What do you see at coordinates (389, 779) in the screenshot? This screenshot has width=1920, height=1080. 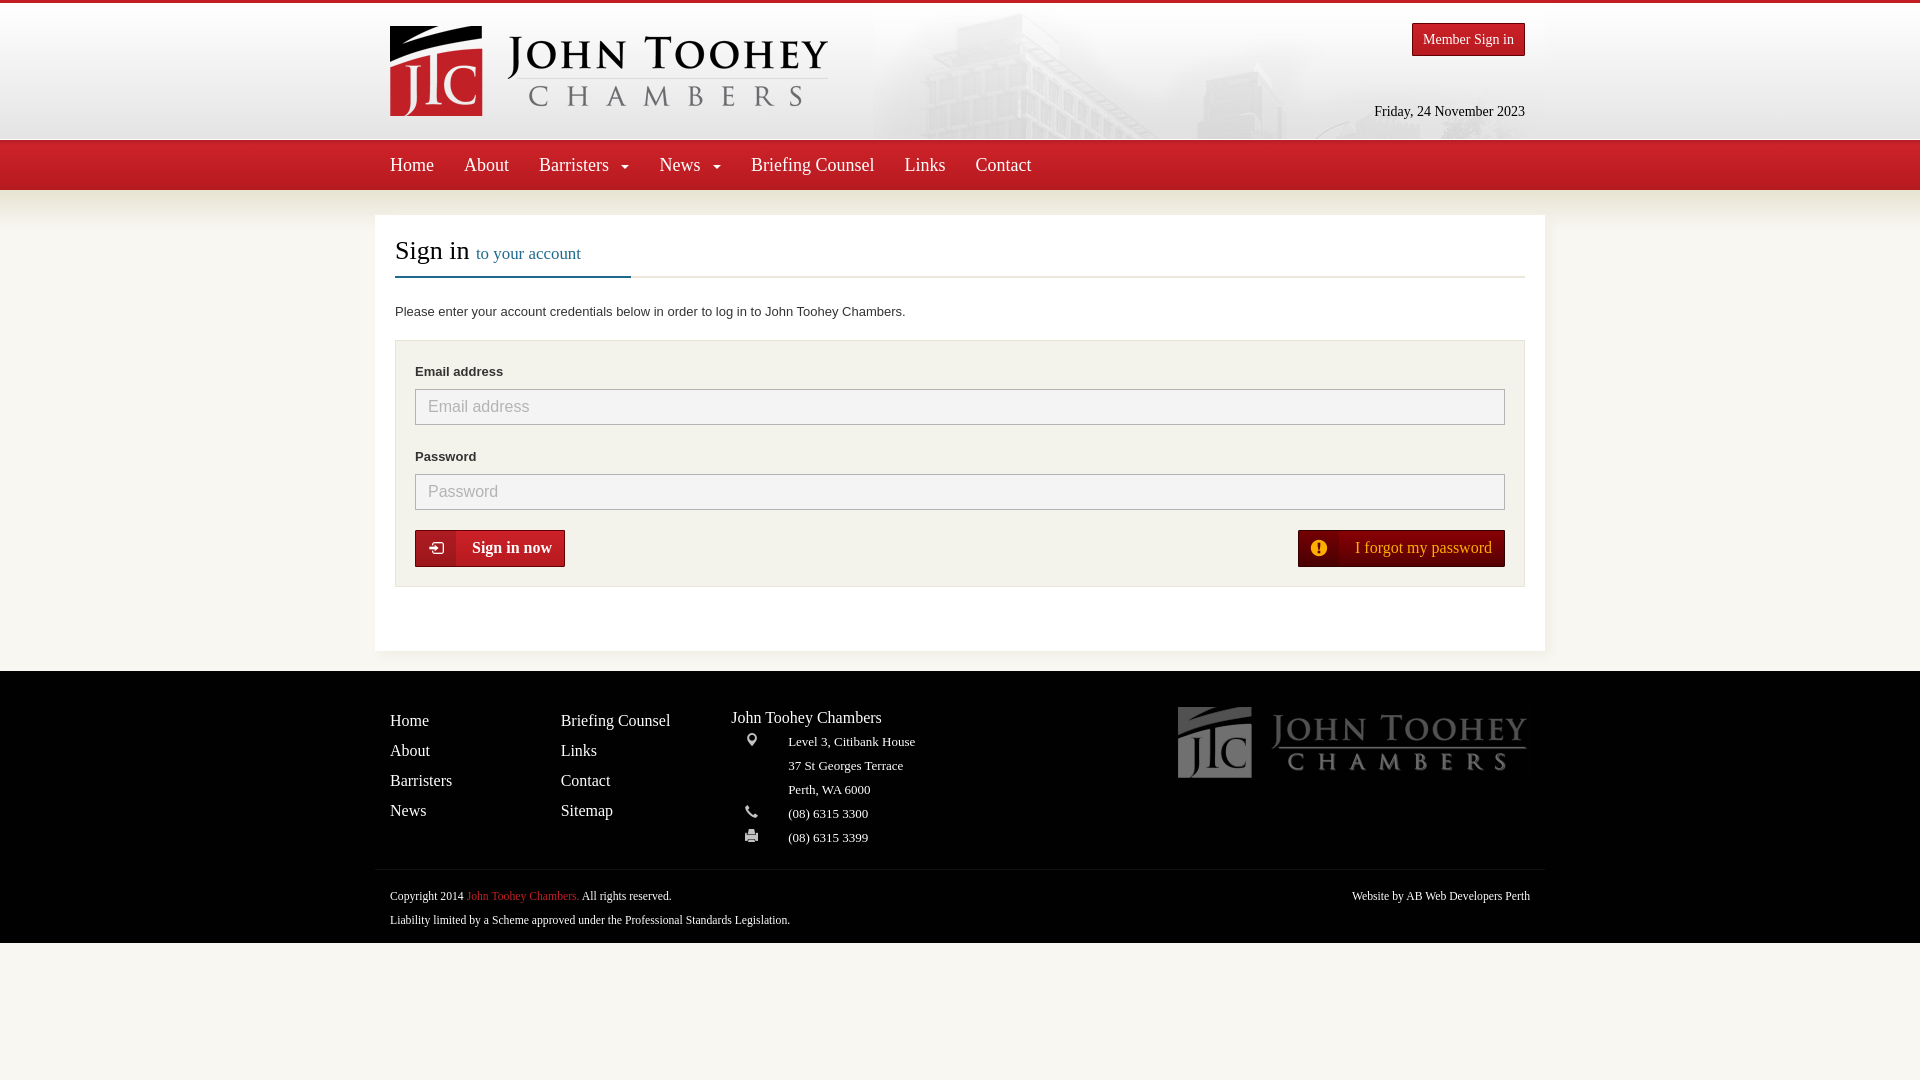 I see `'Barristers'` at bounding box center [389, 779].